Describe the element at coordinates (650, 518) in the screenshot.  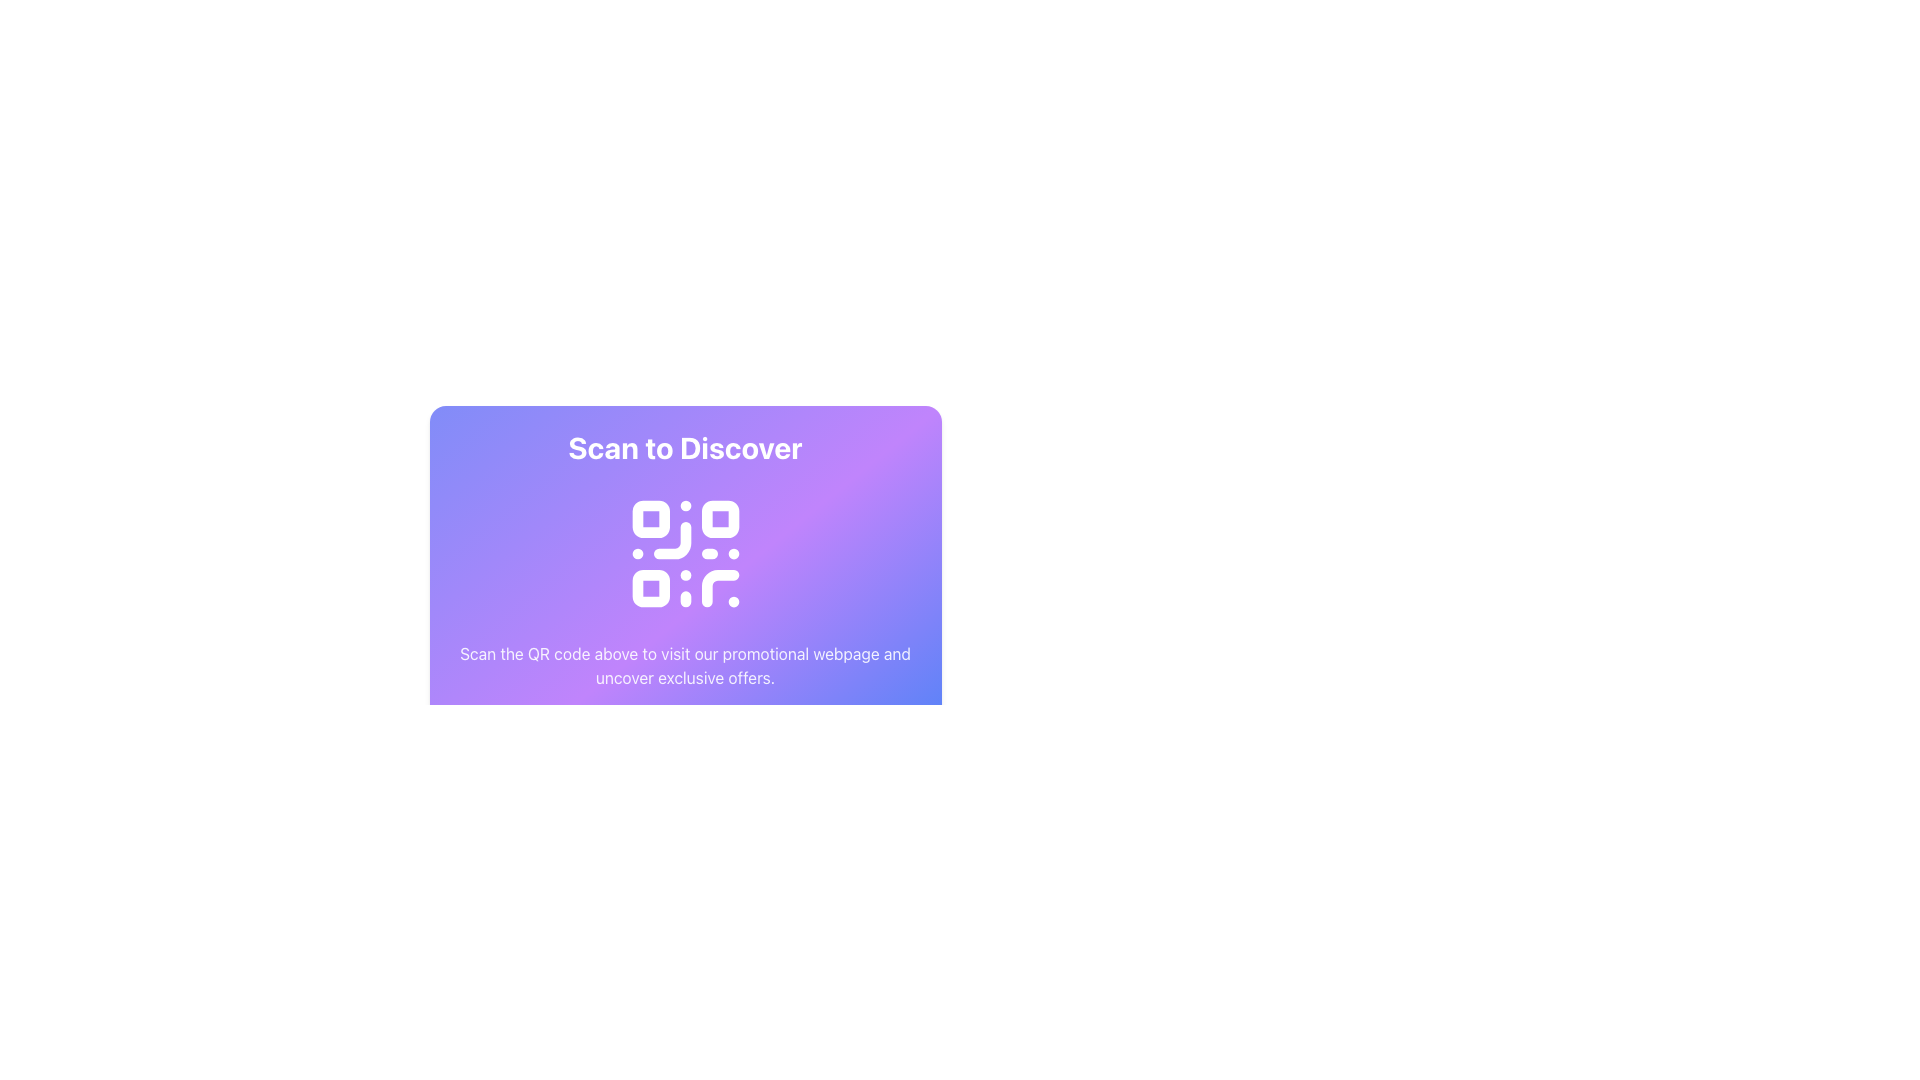
I see `the first square in the top-left corner of the QR code SVG, which has rounded corners and is part of the encoded graphical data structure` at that location.